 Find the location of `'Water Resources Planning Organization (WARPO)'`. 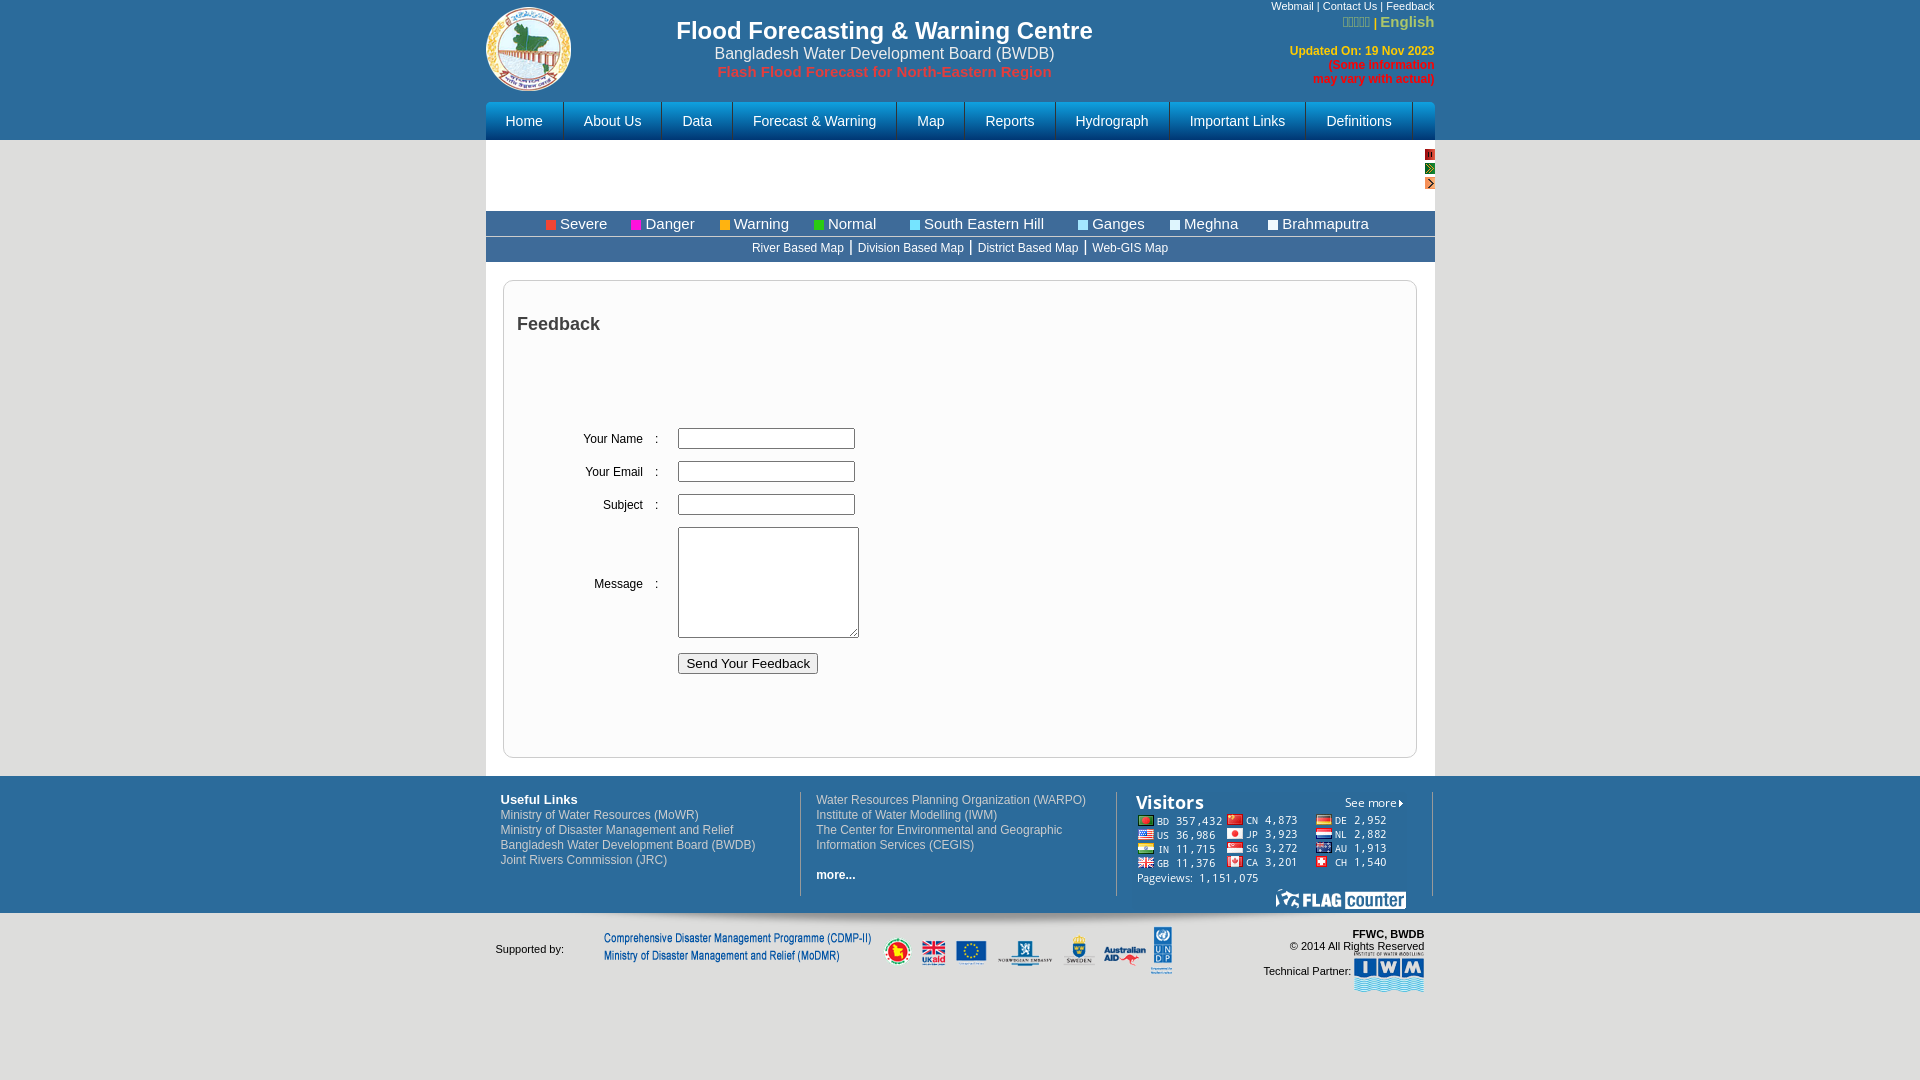

'Water Resources Planning Organization (WARPO)' is located at coordinates (949, 798).